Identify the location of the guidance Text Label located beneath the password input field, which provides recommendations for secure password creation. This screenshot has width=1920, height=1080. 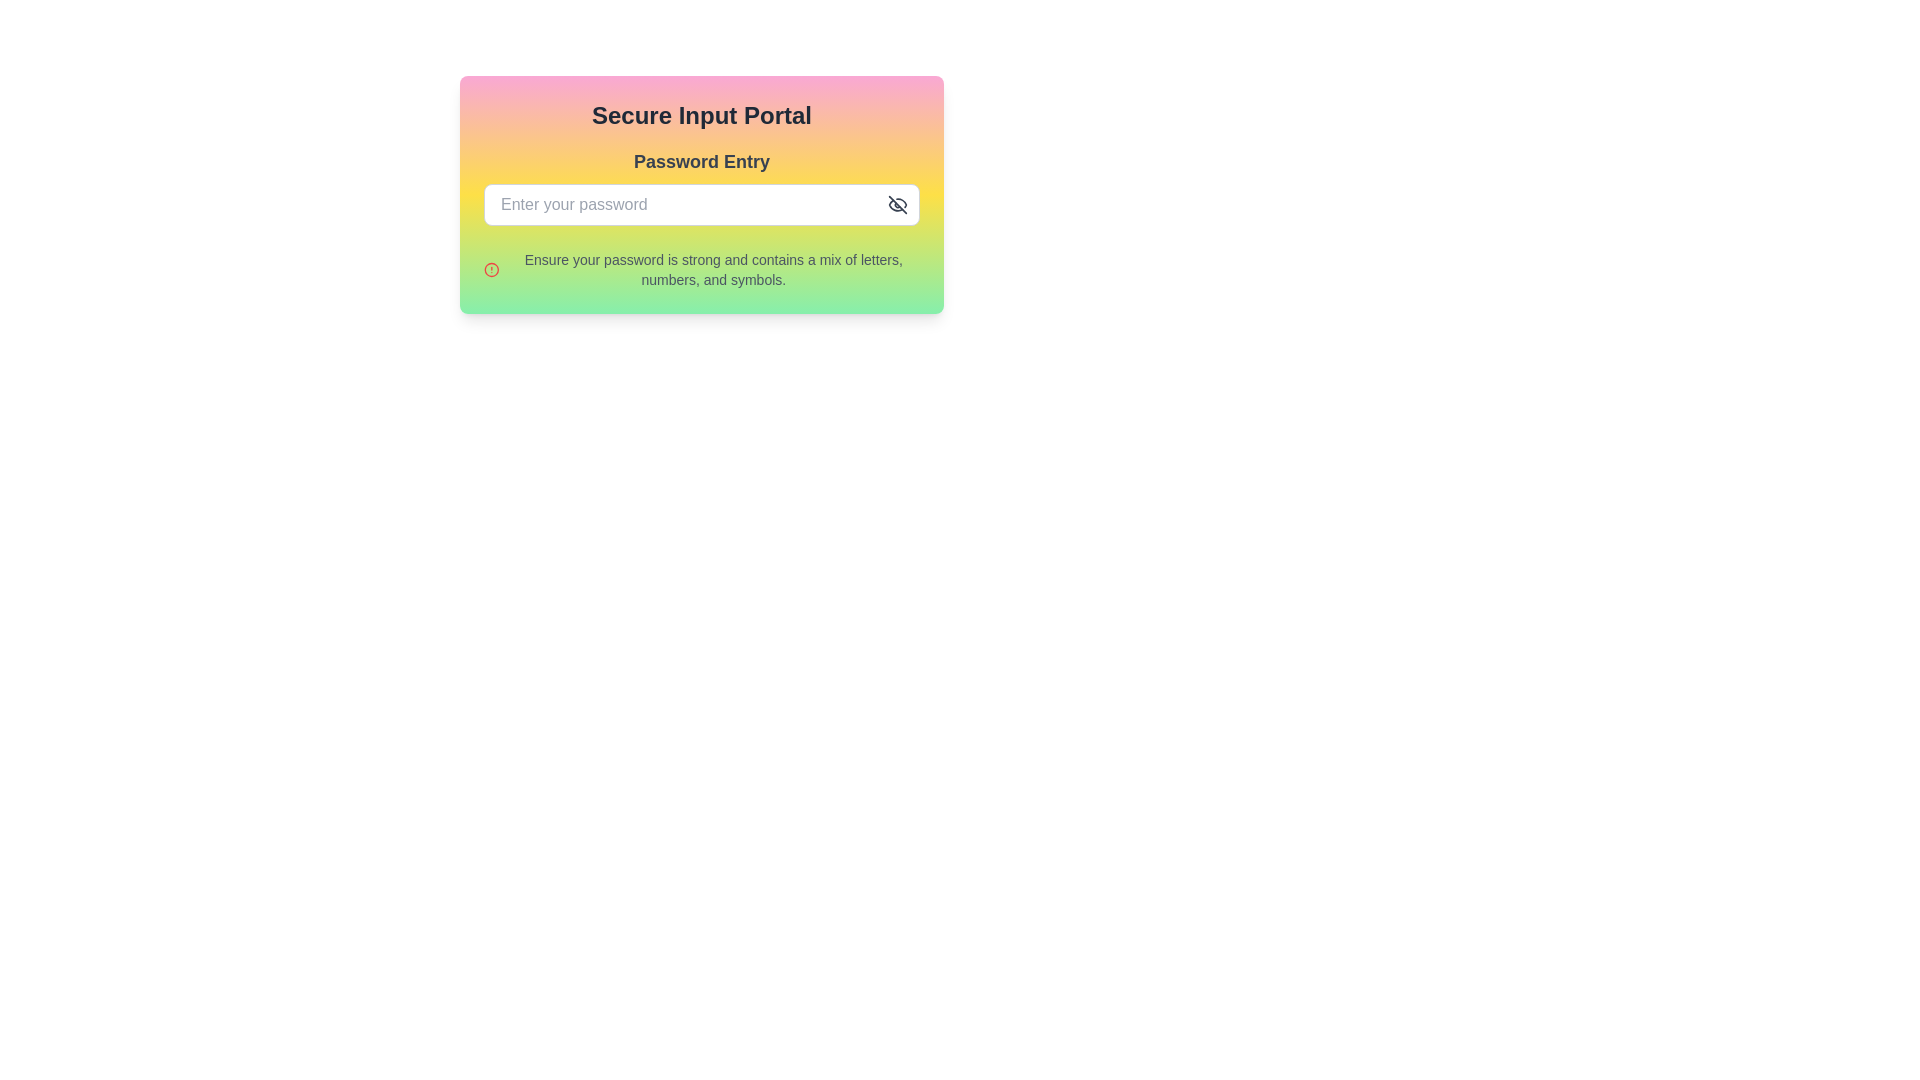
(713, 270).